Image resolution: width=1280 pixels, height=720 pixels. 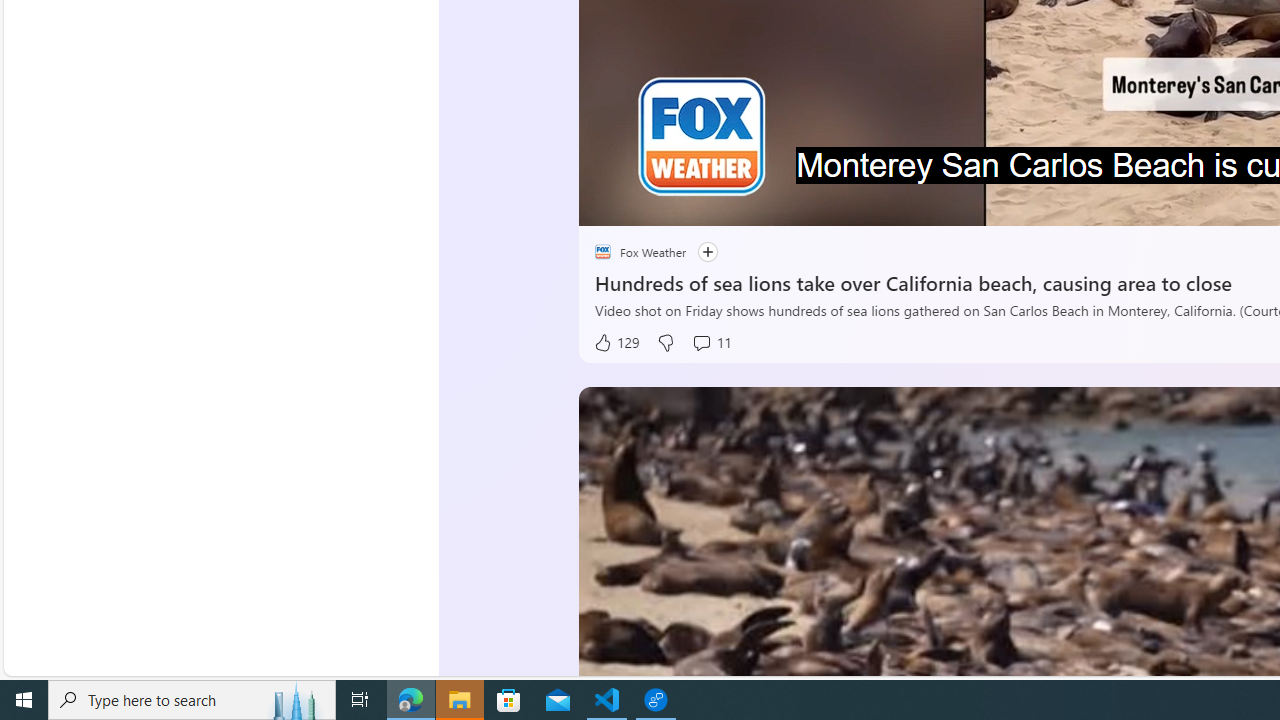 What do you see at coordinates (640, 251) in the screenshot?
I see `'placeholder Fox Weather'` at bounding box center [640, 251].